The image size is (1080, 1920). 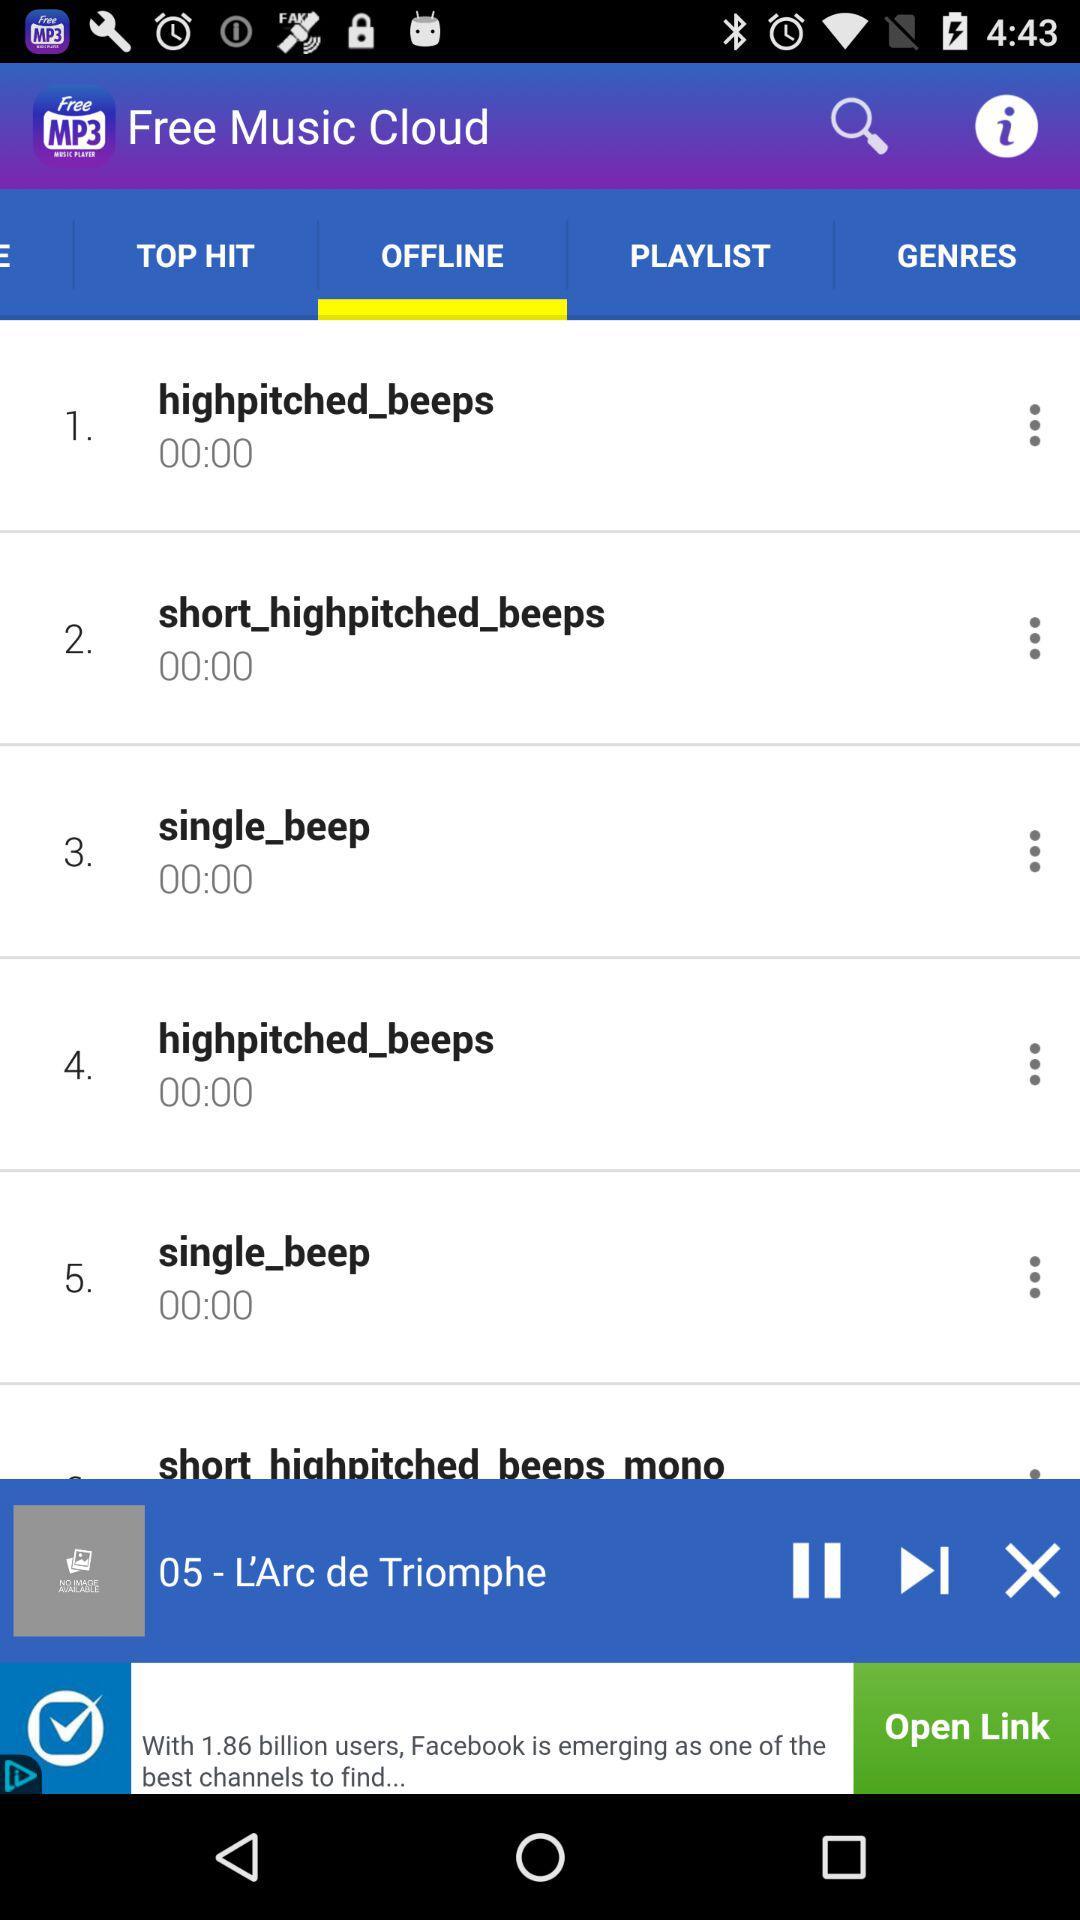 What do you see at coordinates (78, 636) in the screenshot?
I see `the icon to the left of short_highpitched_beeps icon` at bounding box center [78, 636].